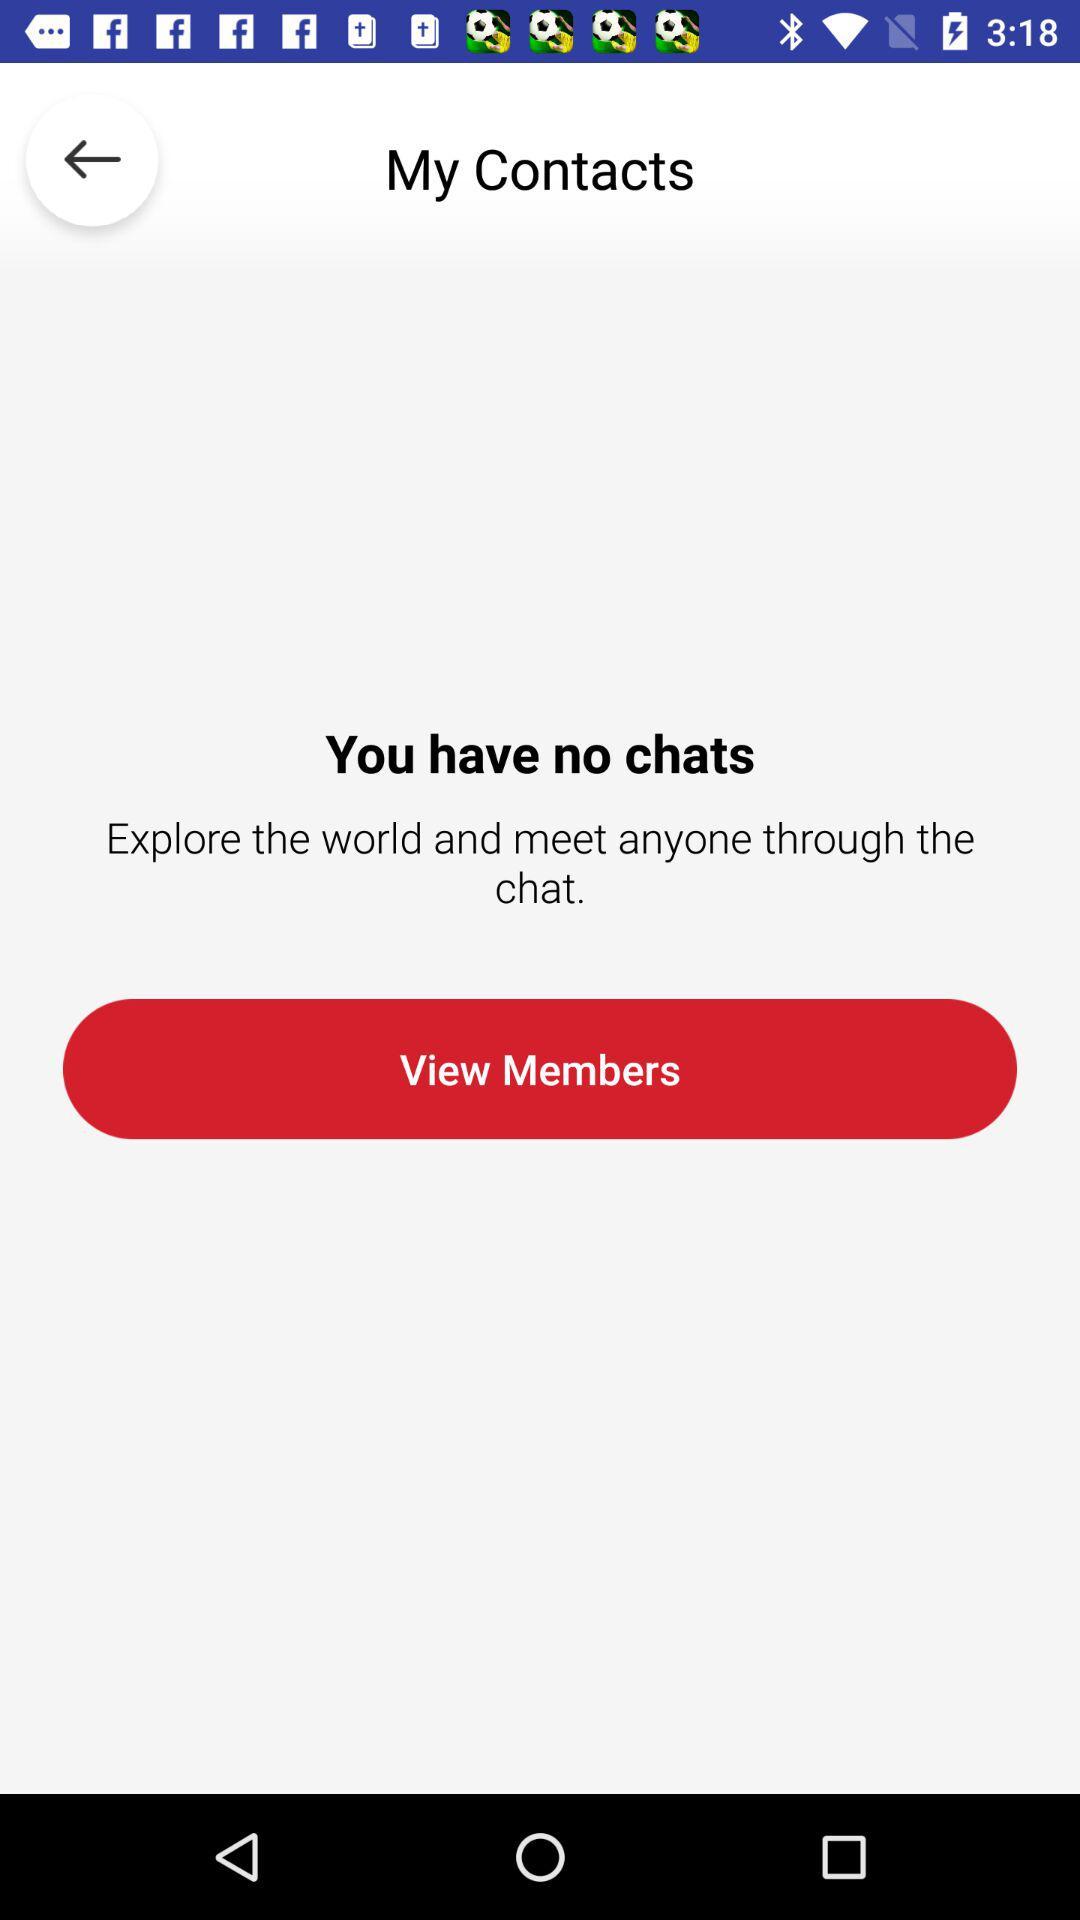 The height and width of the screenshot is (1920, 1080). Describe the element at coordinates (540, 1068) in the screenshot. I see `view members item` at that location.